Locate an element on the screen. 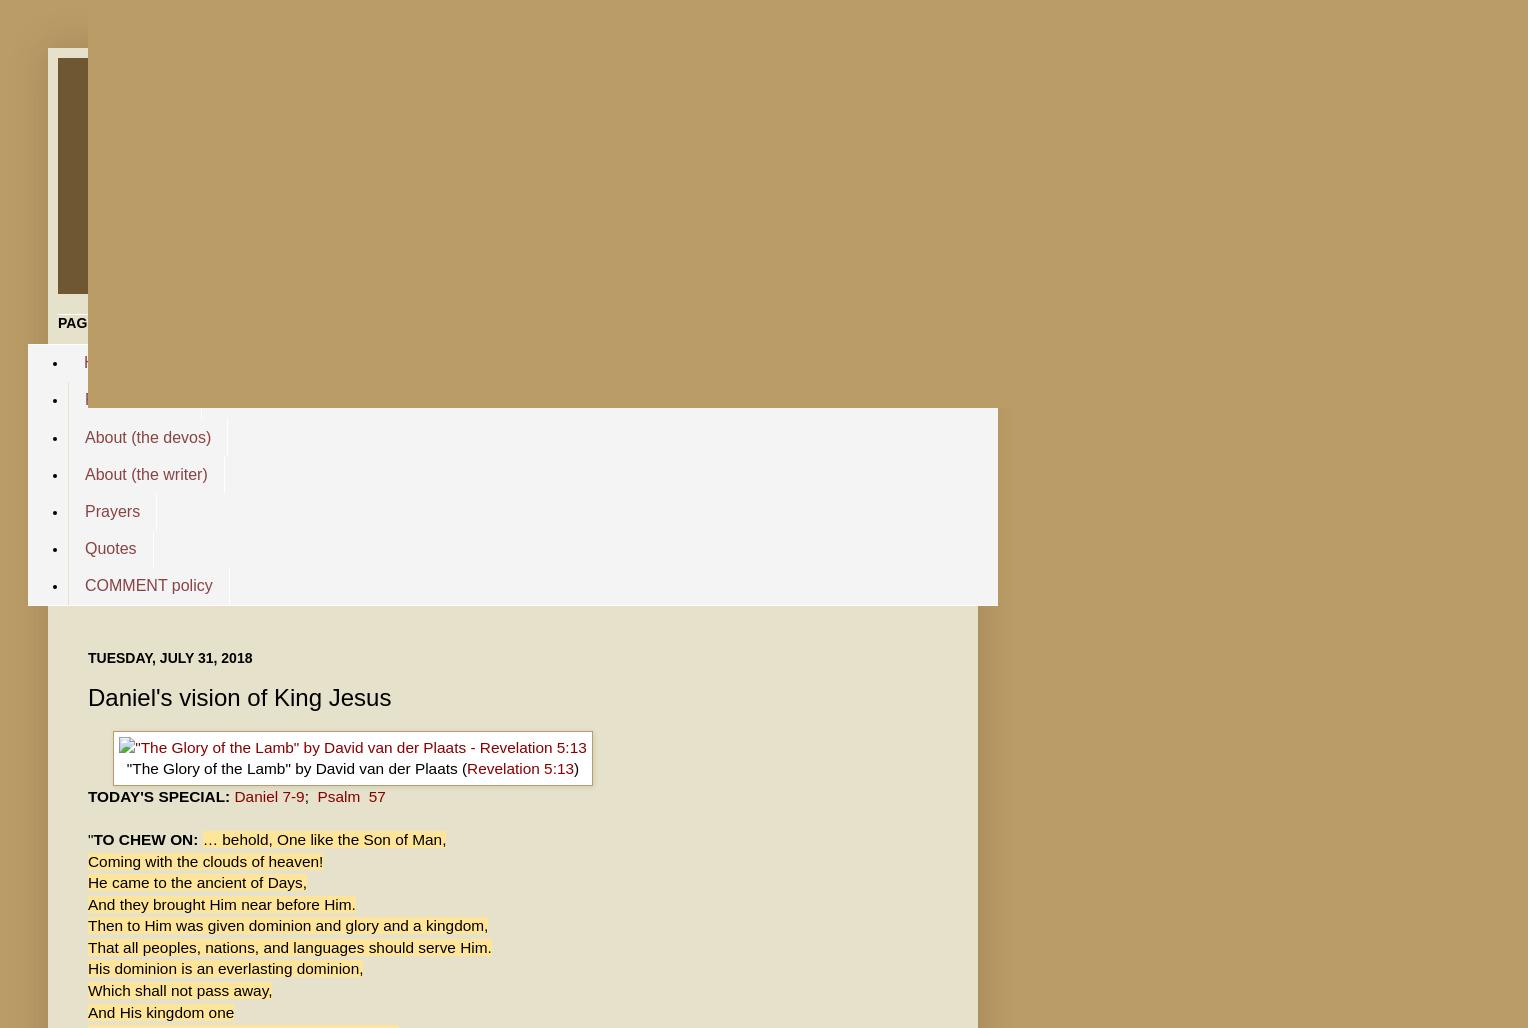 This screenshot has width=1528, height=1028. 'TO CHEW ON:' is located at coordinates (147, 838).